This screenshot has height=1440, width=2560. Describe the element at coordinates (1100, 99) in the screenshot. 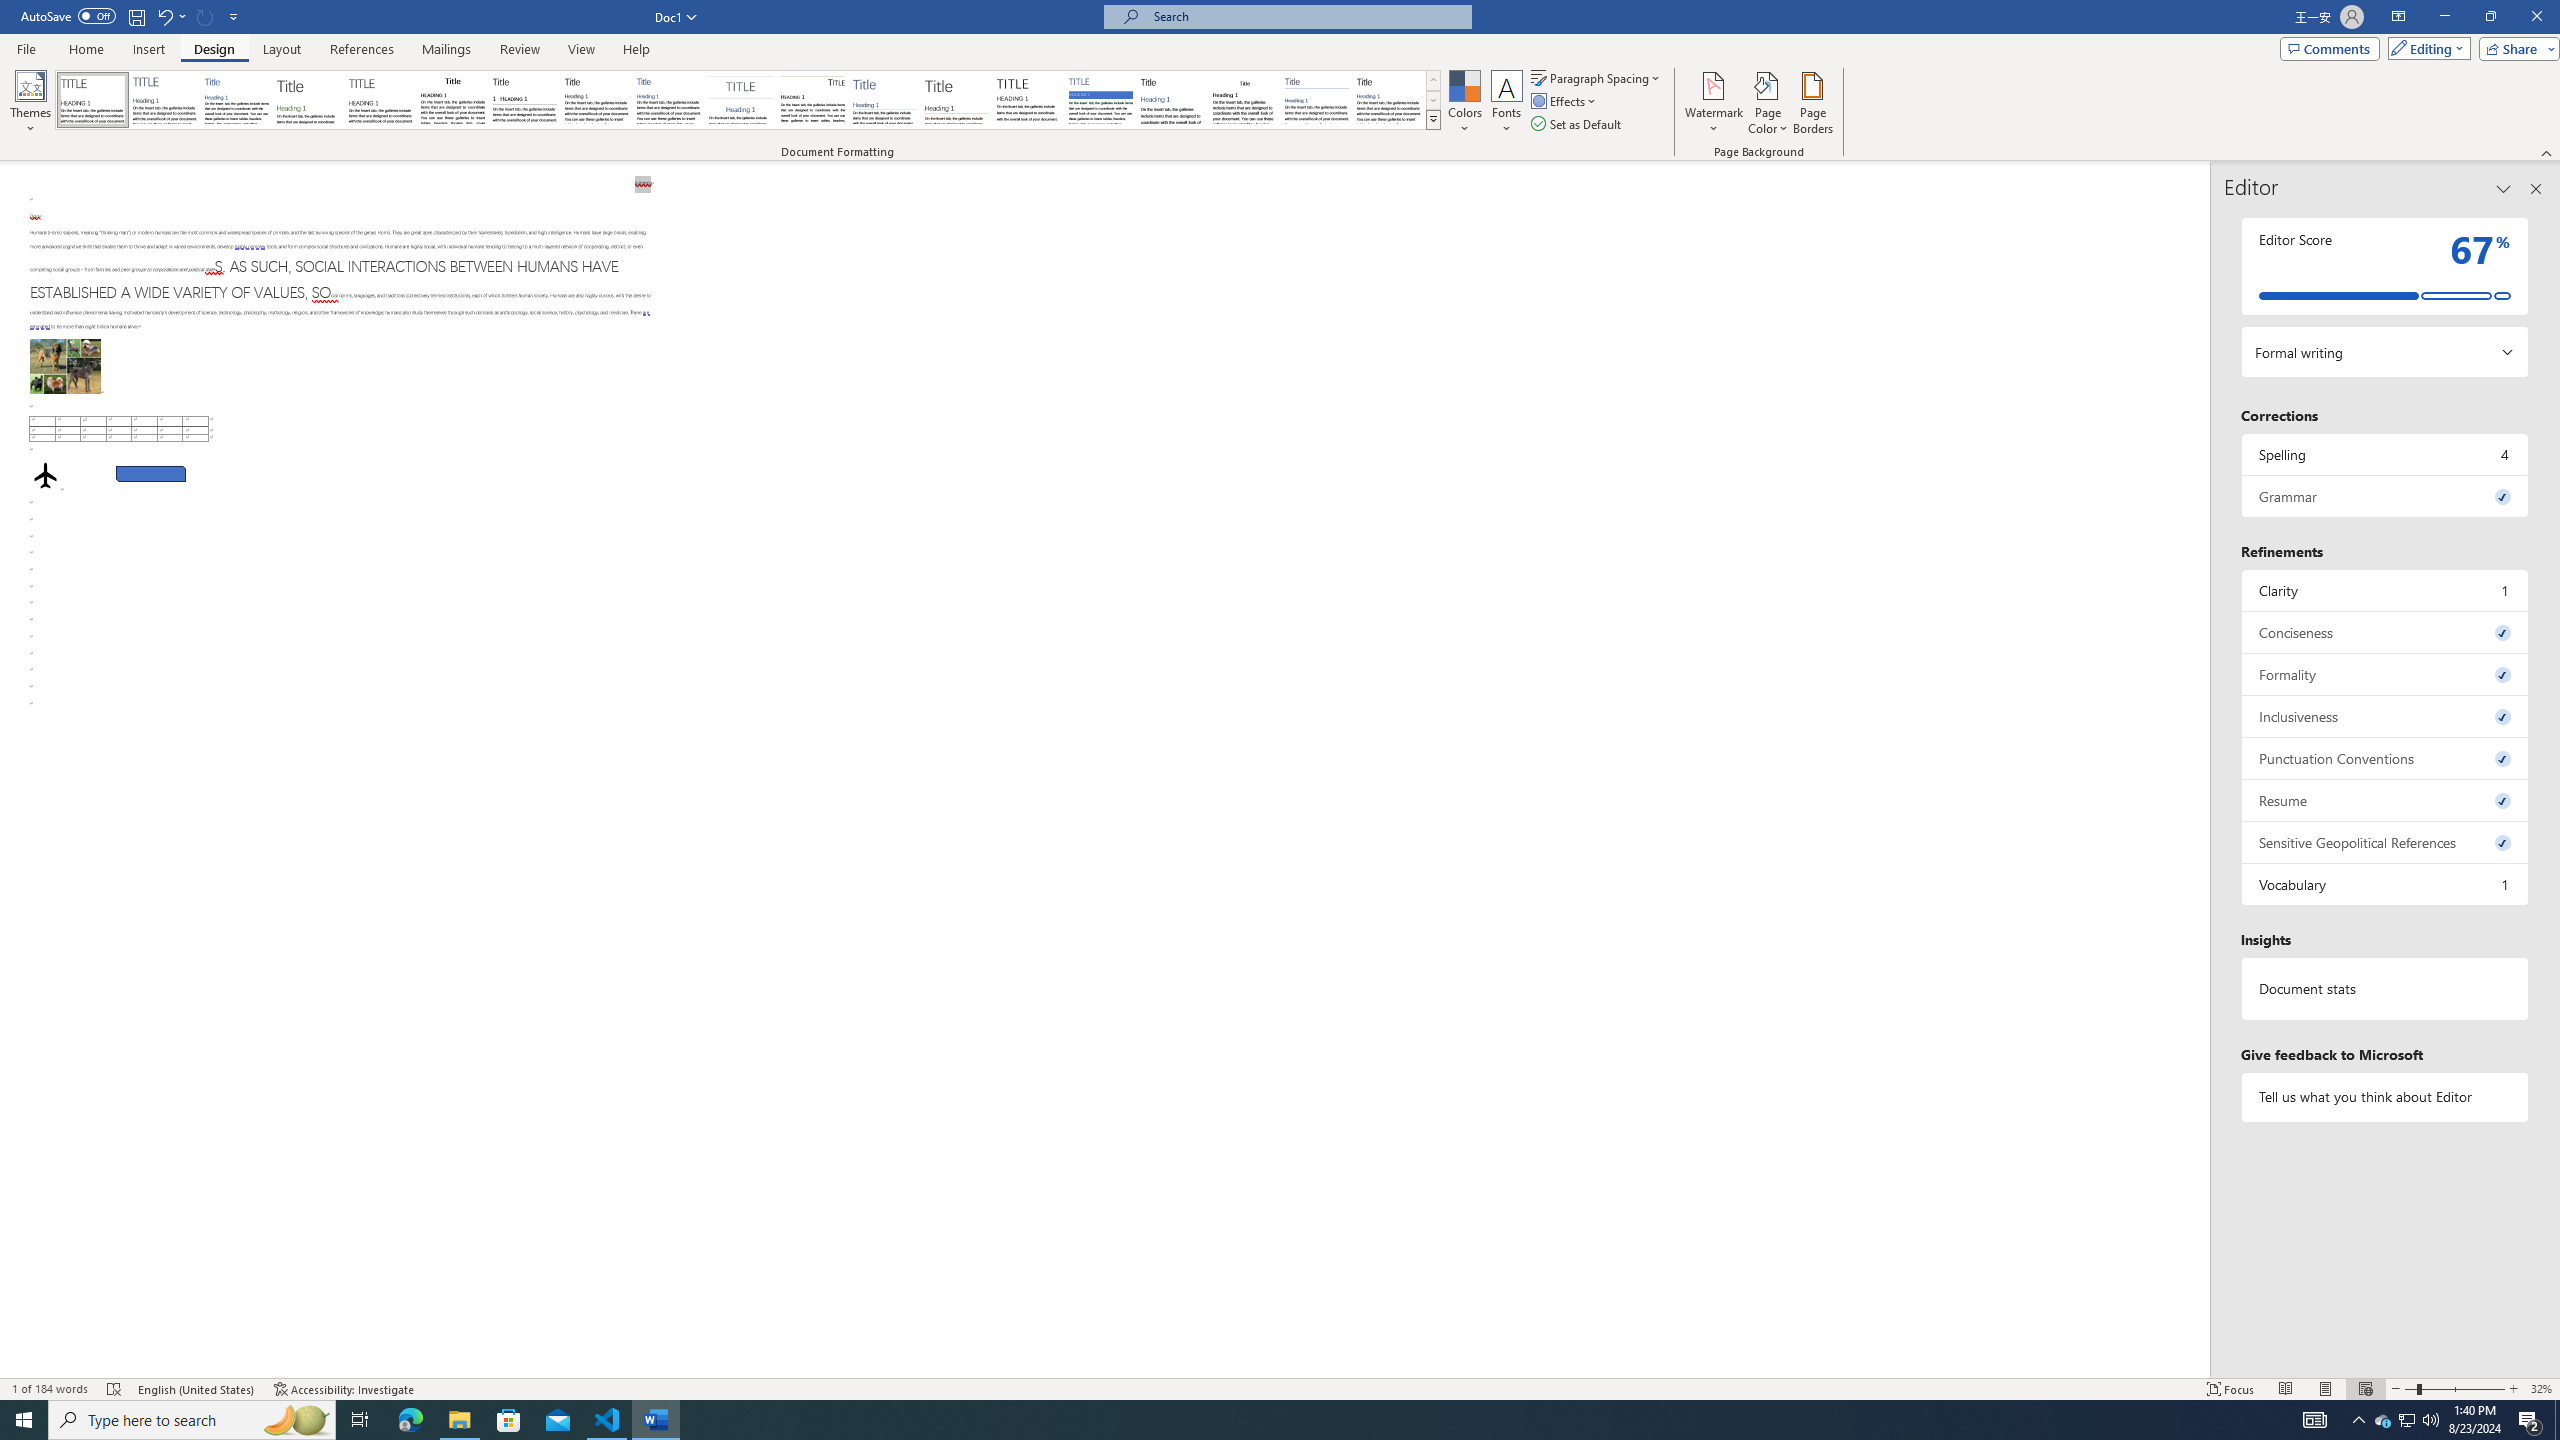

I see `'Shaded'` at that location.